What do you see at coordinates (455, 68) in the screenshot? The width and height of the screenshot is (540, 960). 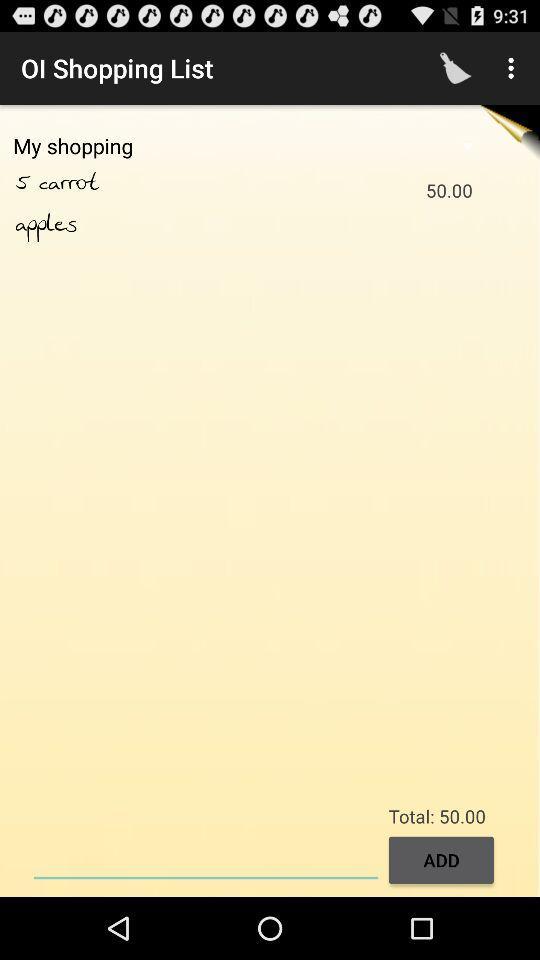 I see `the icon to the right of the oi shopping list icon` at bounding box center [455, 68].